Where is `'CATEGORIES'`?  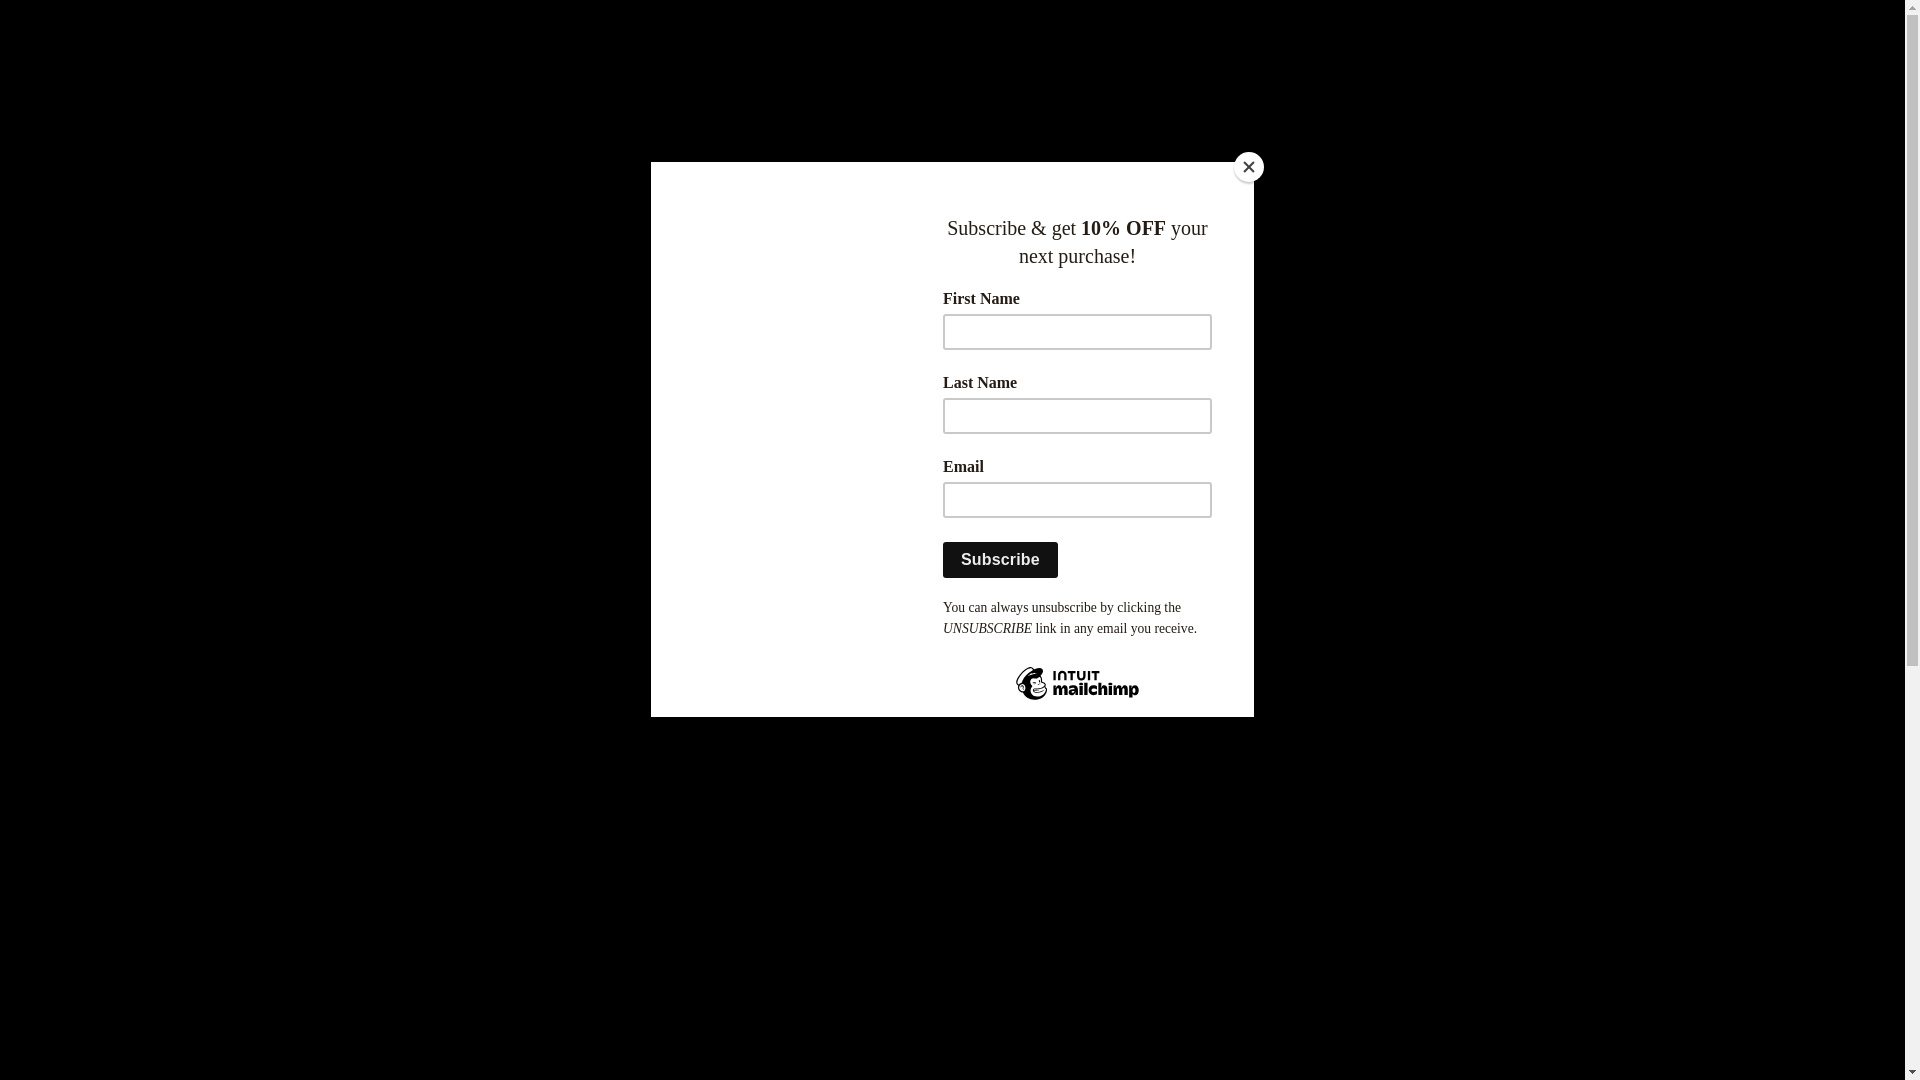 'CATEGORIES' is located at coordinates (1041, 414).